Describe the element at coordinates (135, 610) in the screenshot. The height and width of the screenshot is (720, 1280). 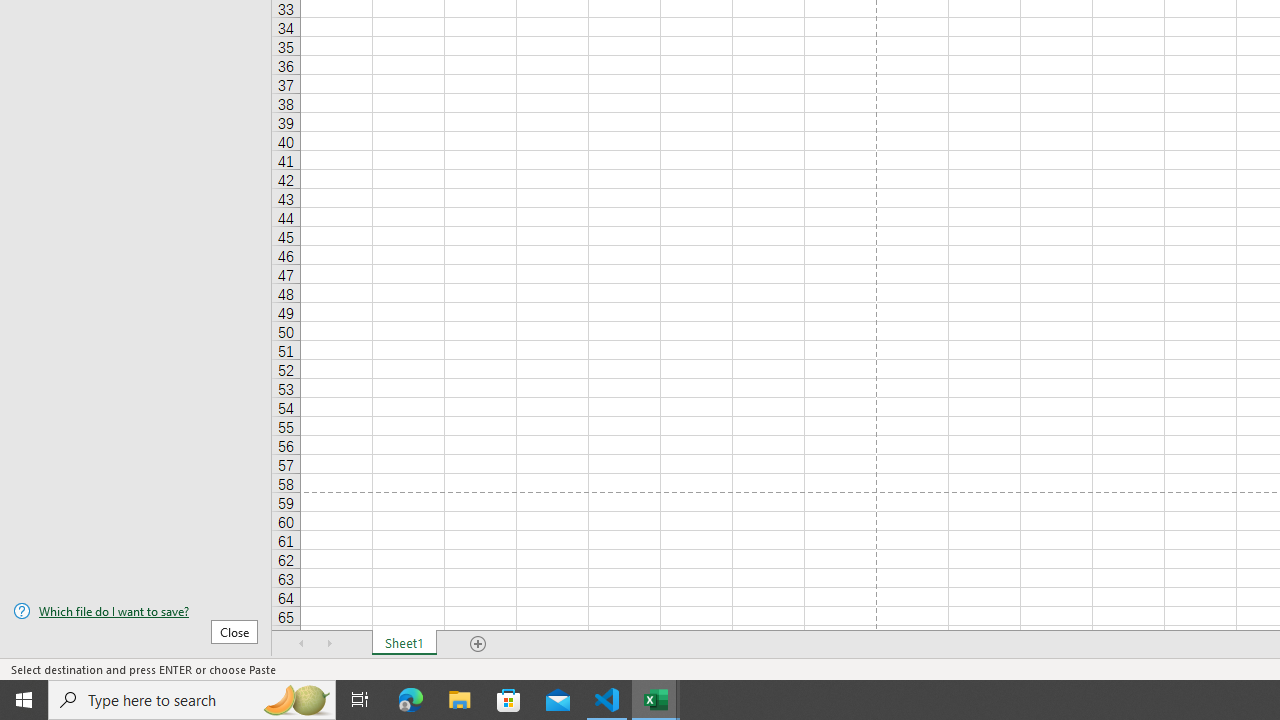
I see `'Which file do I want to save?'` at that location.